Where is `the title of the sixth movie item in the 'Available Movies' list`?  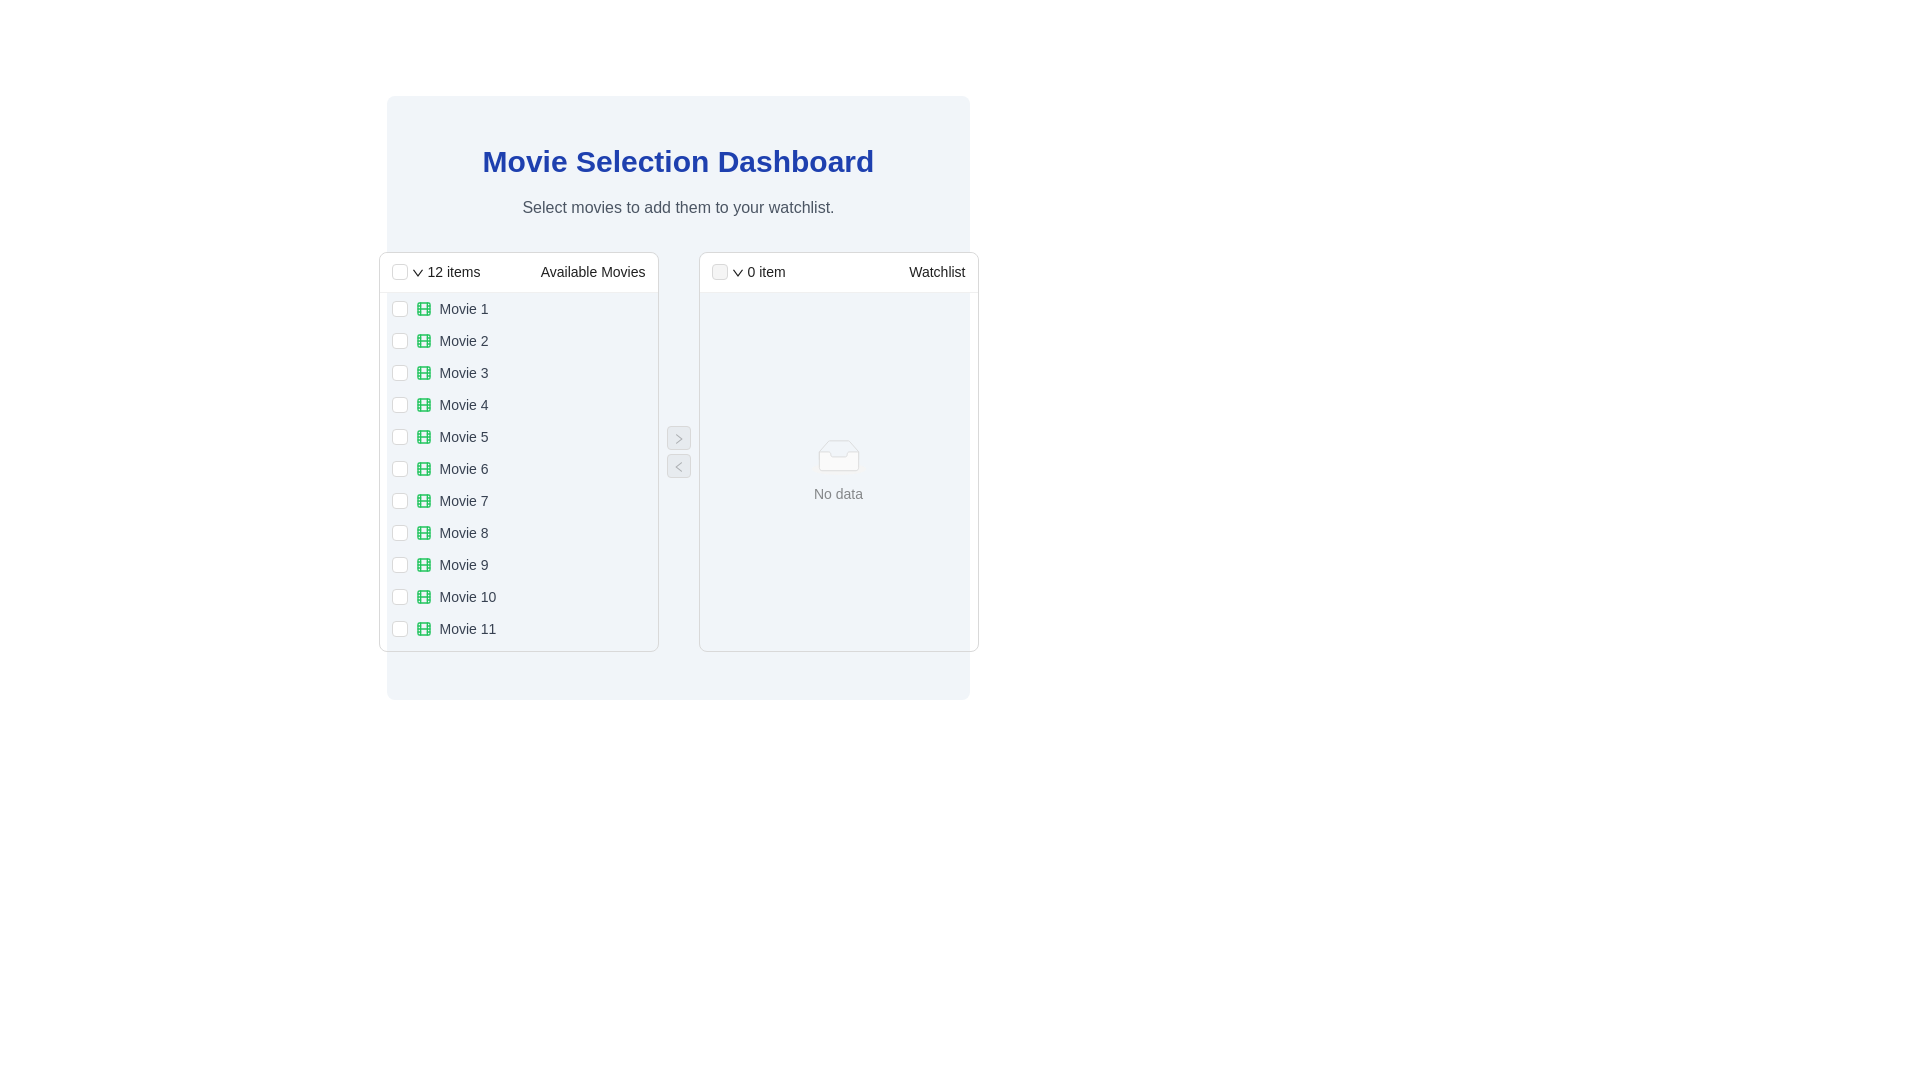 the title of the sixth movie item in the 'Available Movies' list is located at coordinates (518, 471).